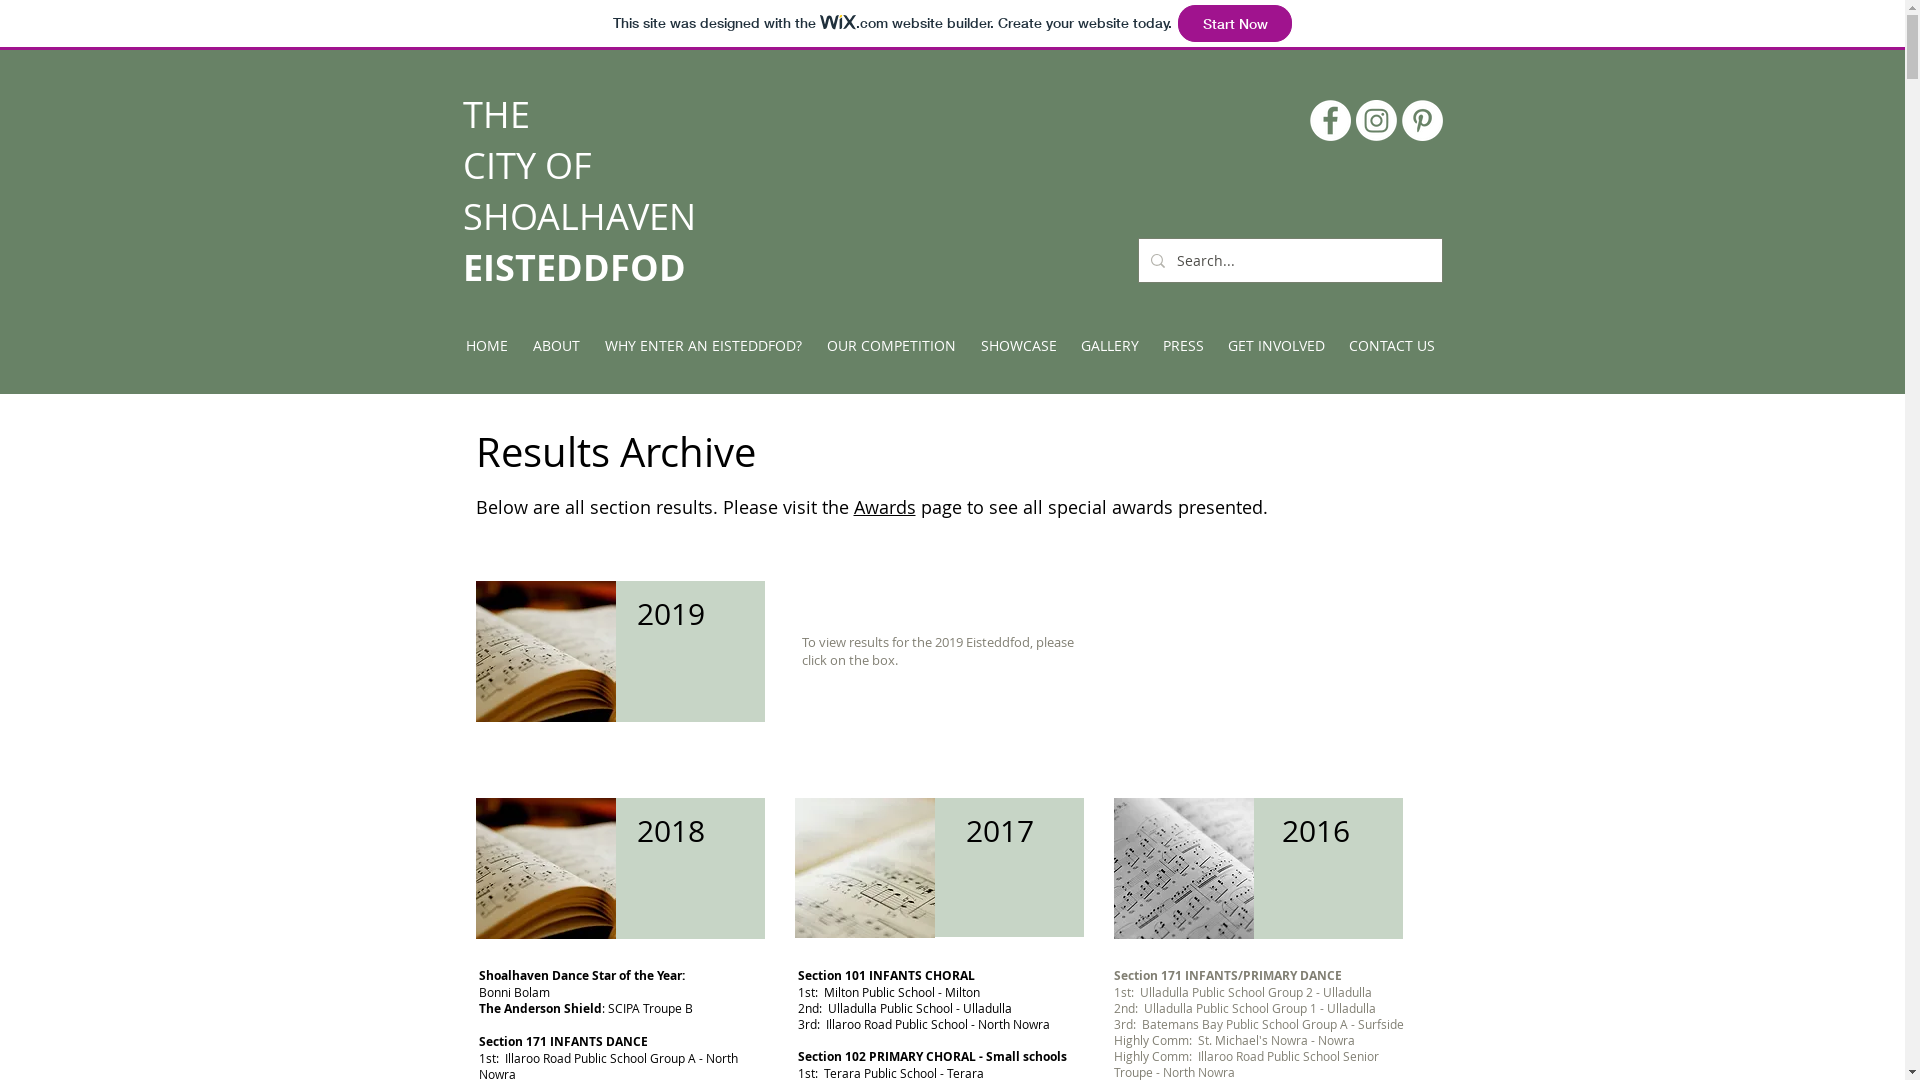  What do you see at coordinates (1069, 345) in the screenshot?
I see `'GALLERY'` at bounding box center [1069, 345].